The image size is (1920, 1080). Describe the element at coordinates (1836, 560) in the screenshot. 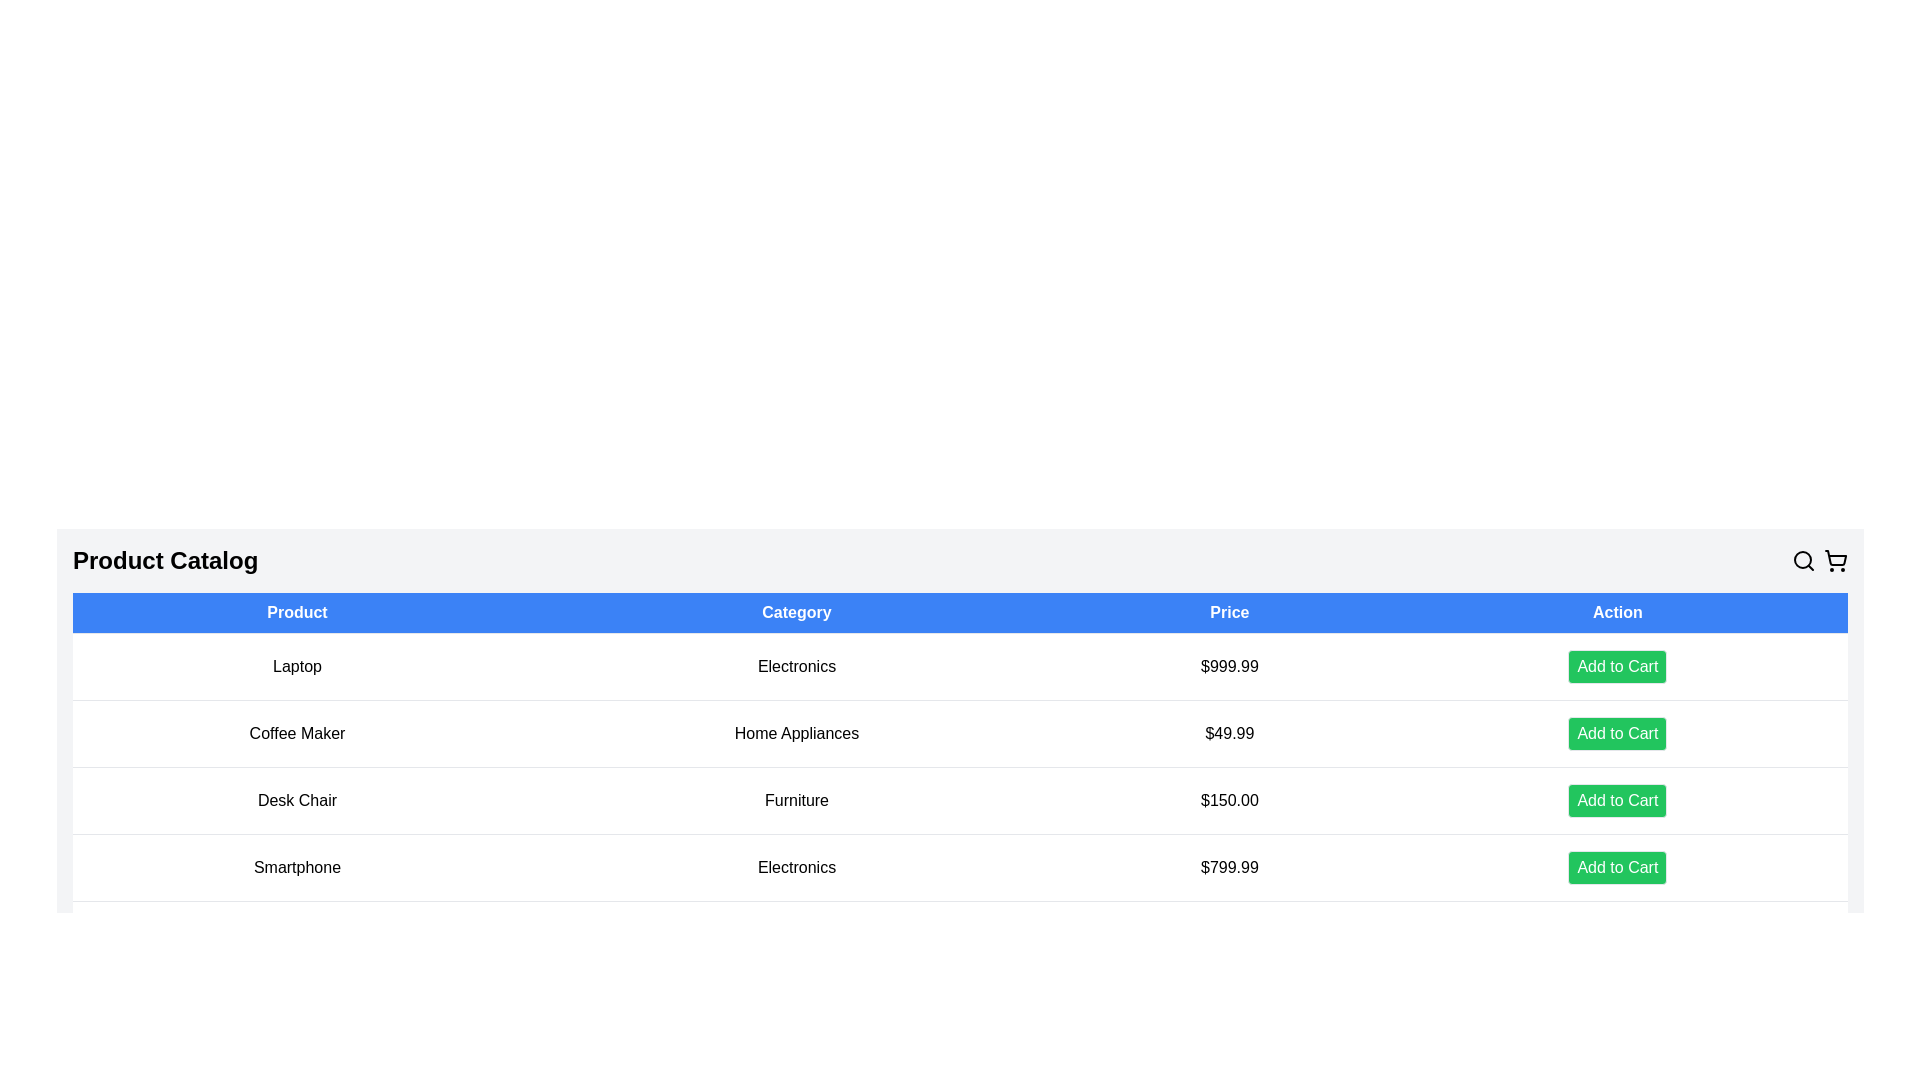

I see `the shopping cart icon located in the upper-right corner of the interface` at that location.